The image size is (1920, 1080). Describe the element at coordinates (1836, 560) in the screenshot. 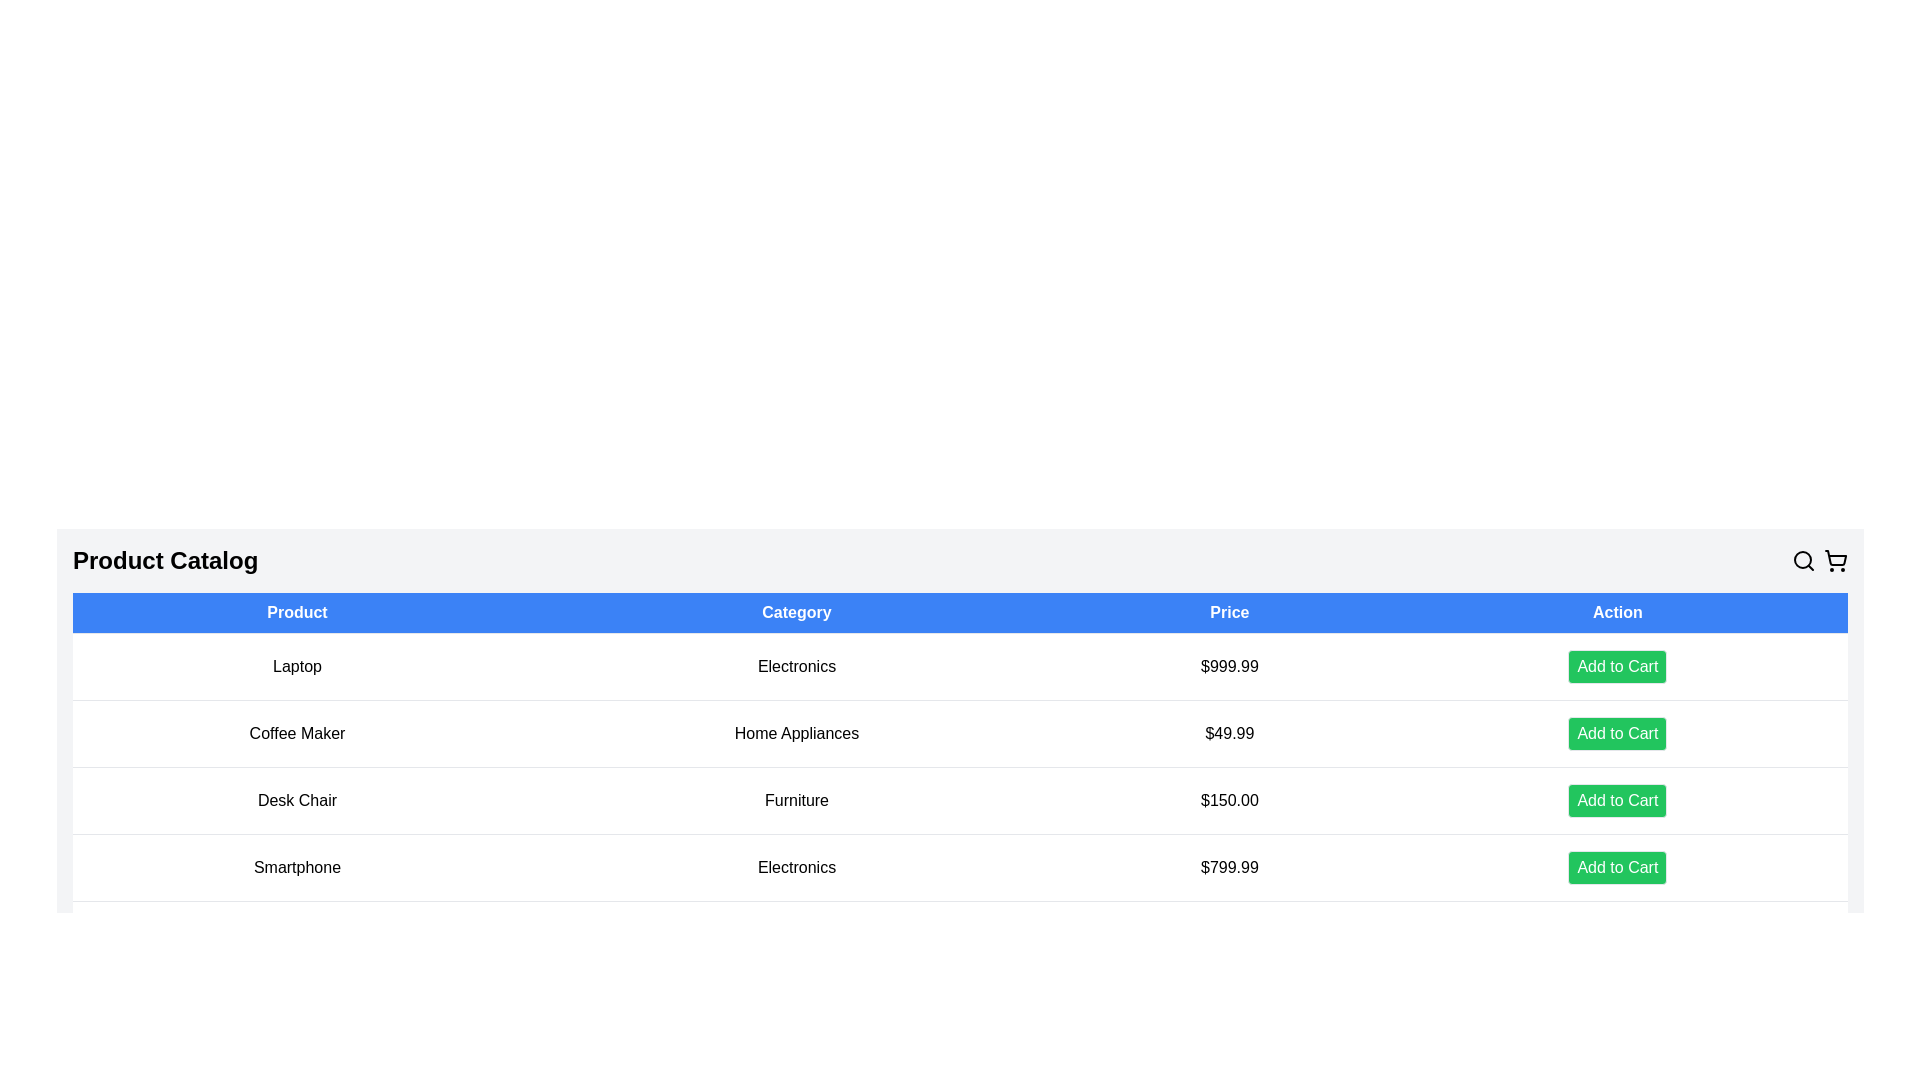

I see `the shopping cart icon located in the upper-right corner of the interface` at that location.